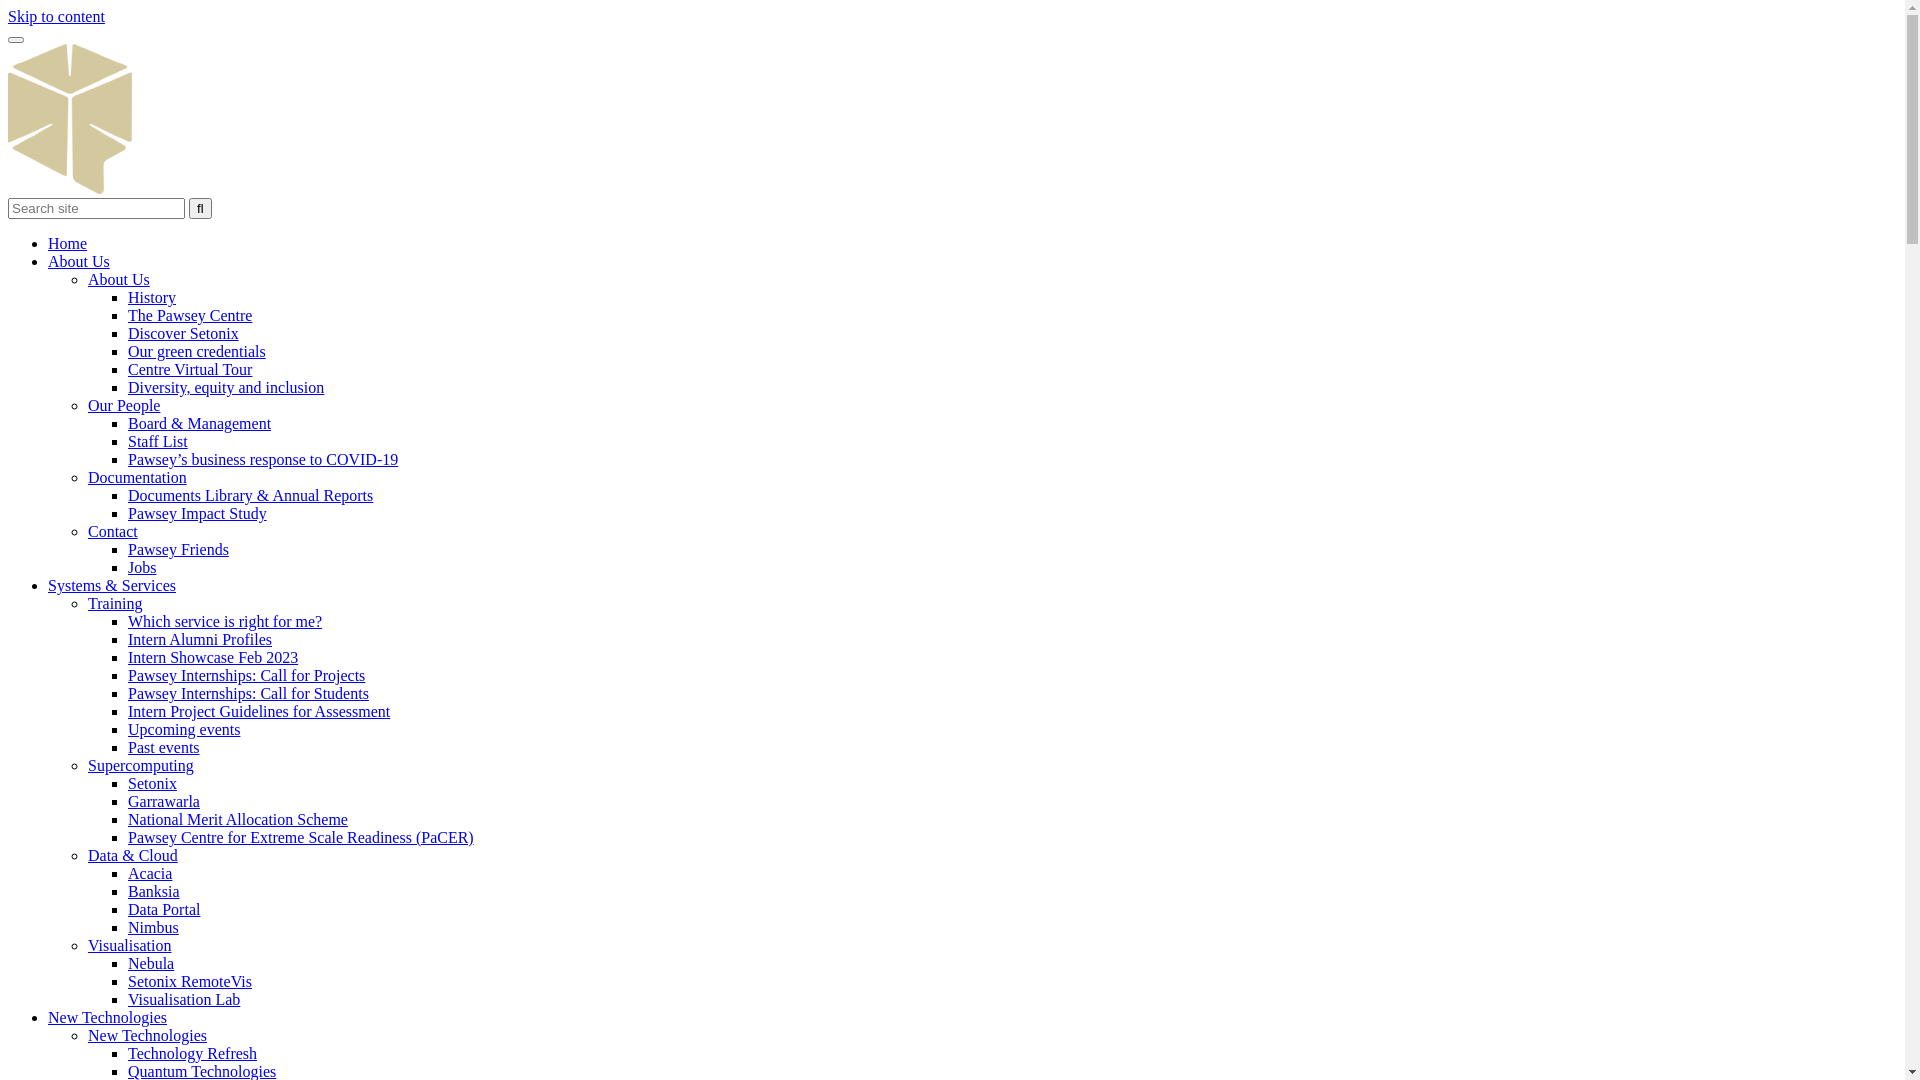 The height and width of the screenshot is (1080, 1920). I want to click on 'Our People', so click(123, 405).